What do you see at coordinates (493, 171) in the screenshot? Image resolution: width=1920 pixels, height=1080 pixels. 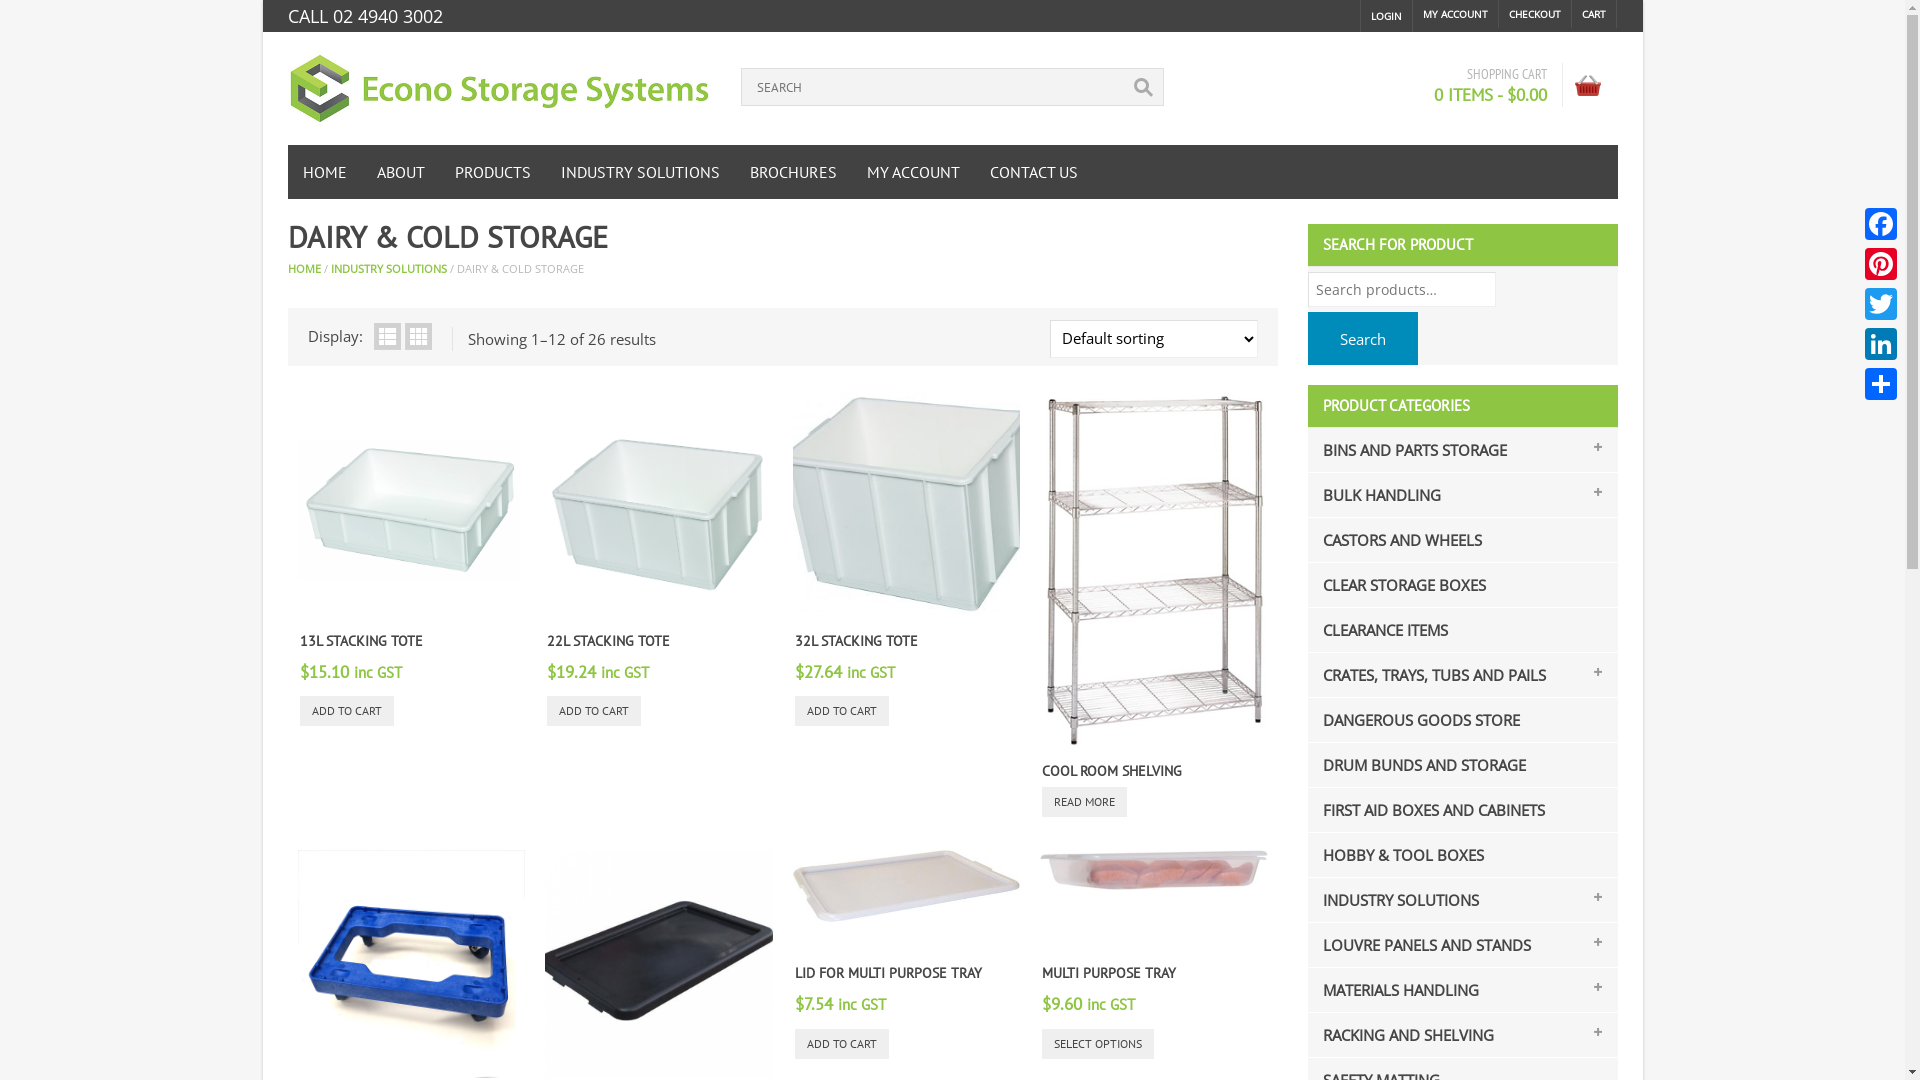 I see `'PRODUCTS'` at bounding box center [493, 171].